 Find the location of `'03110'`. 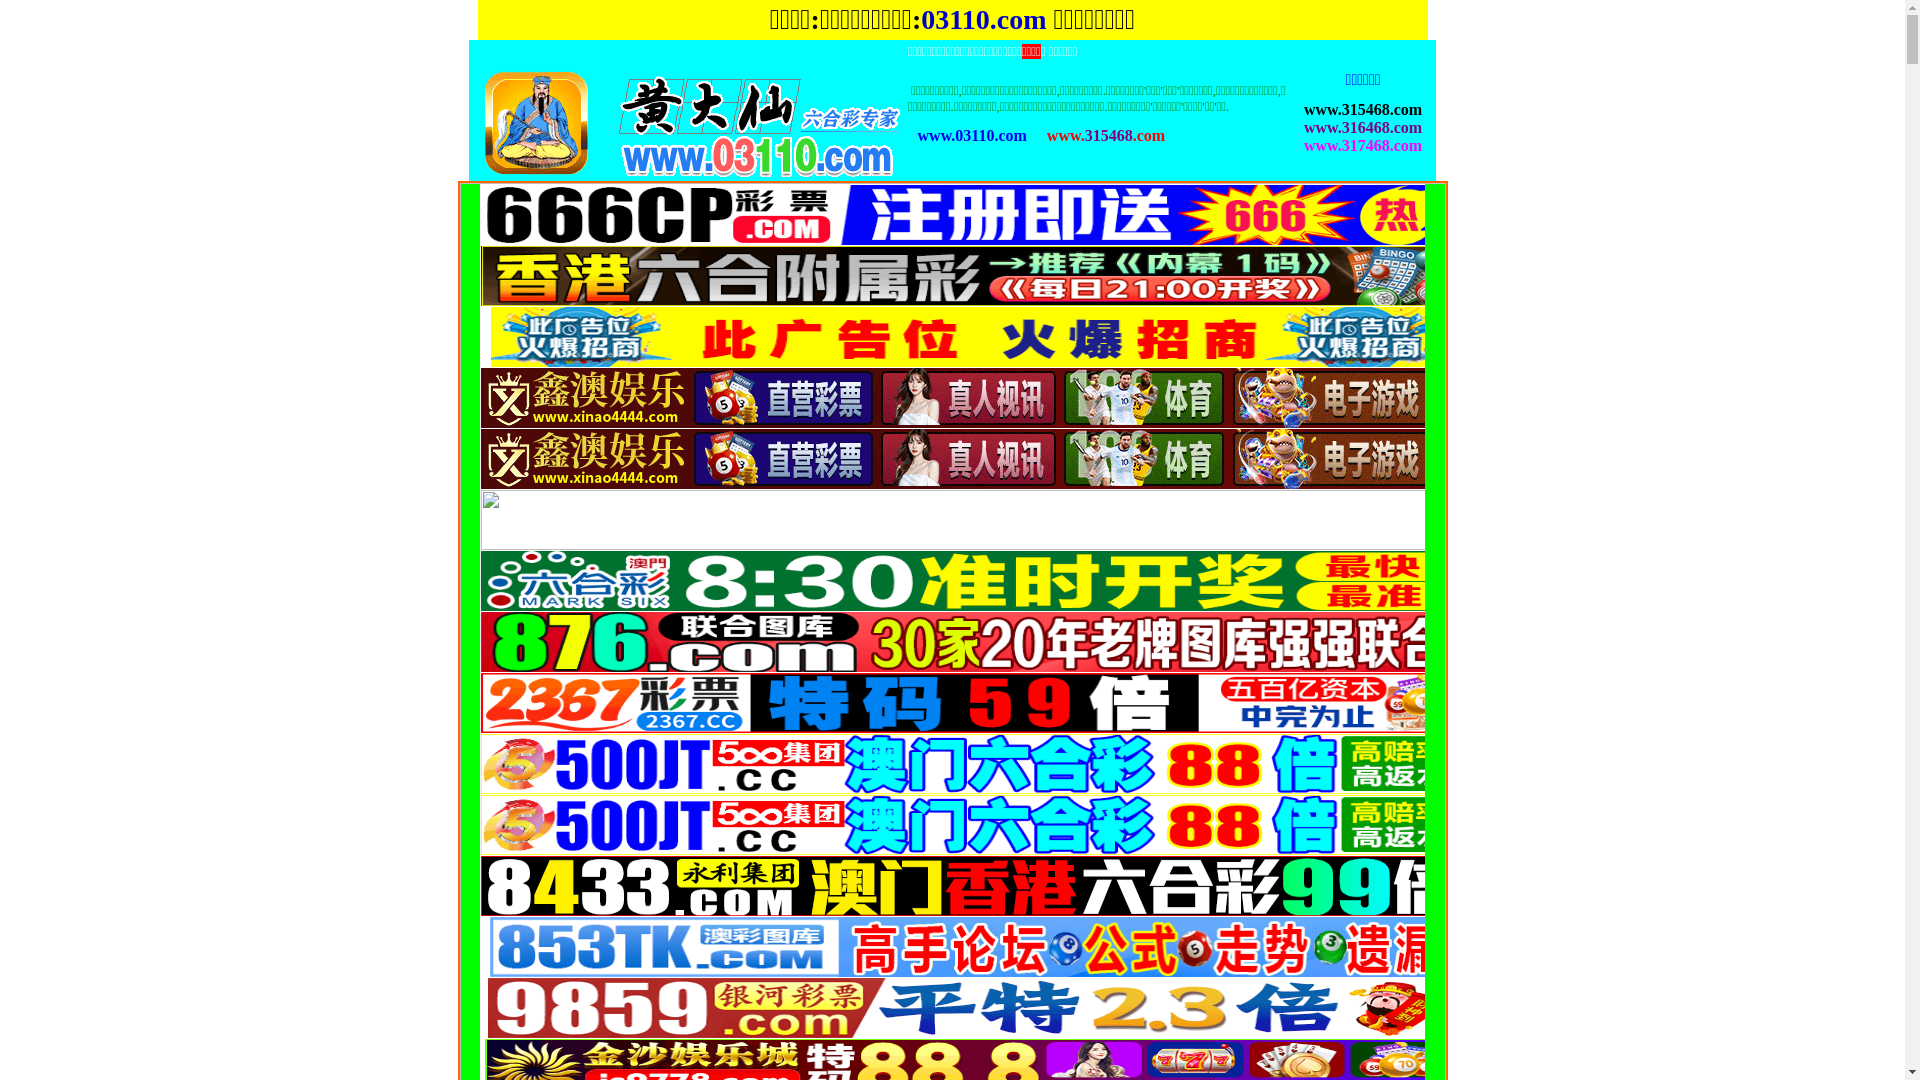

'03110' is located at coordinates (954, 19).